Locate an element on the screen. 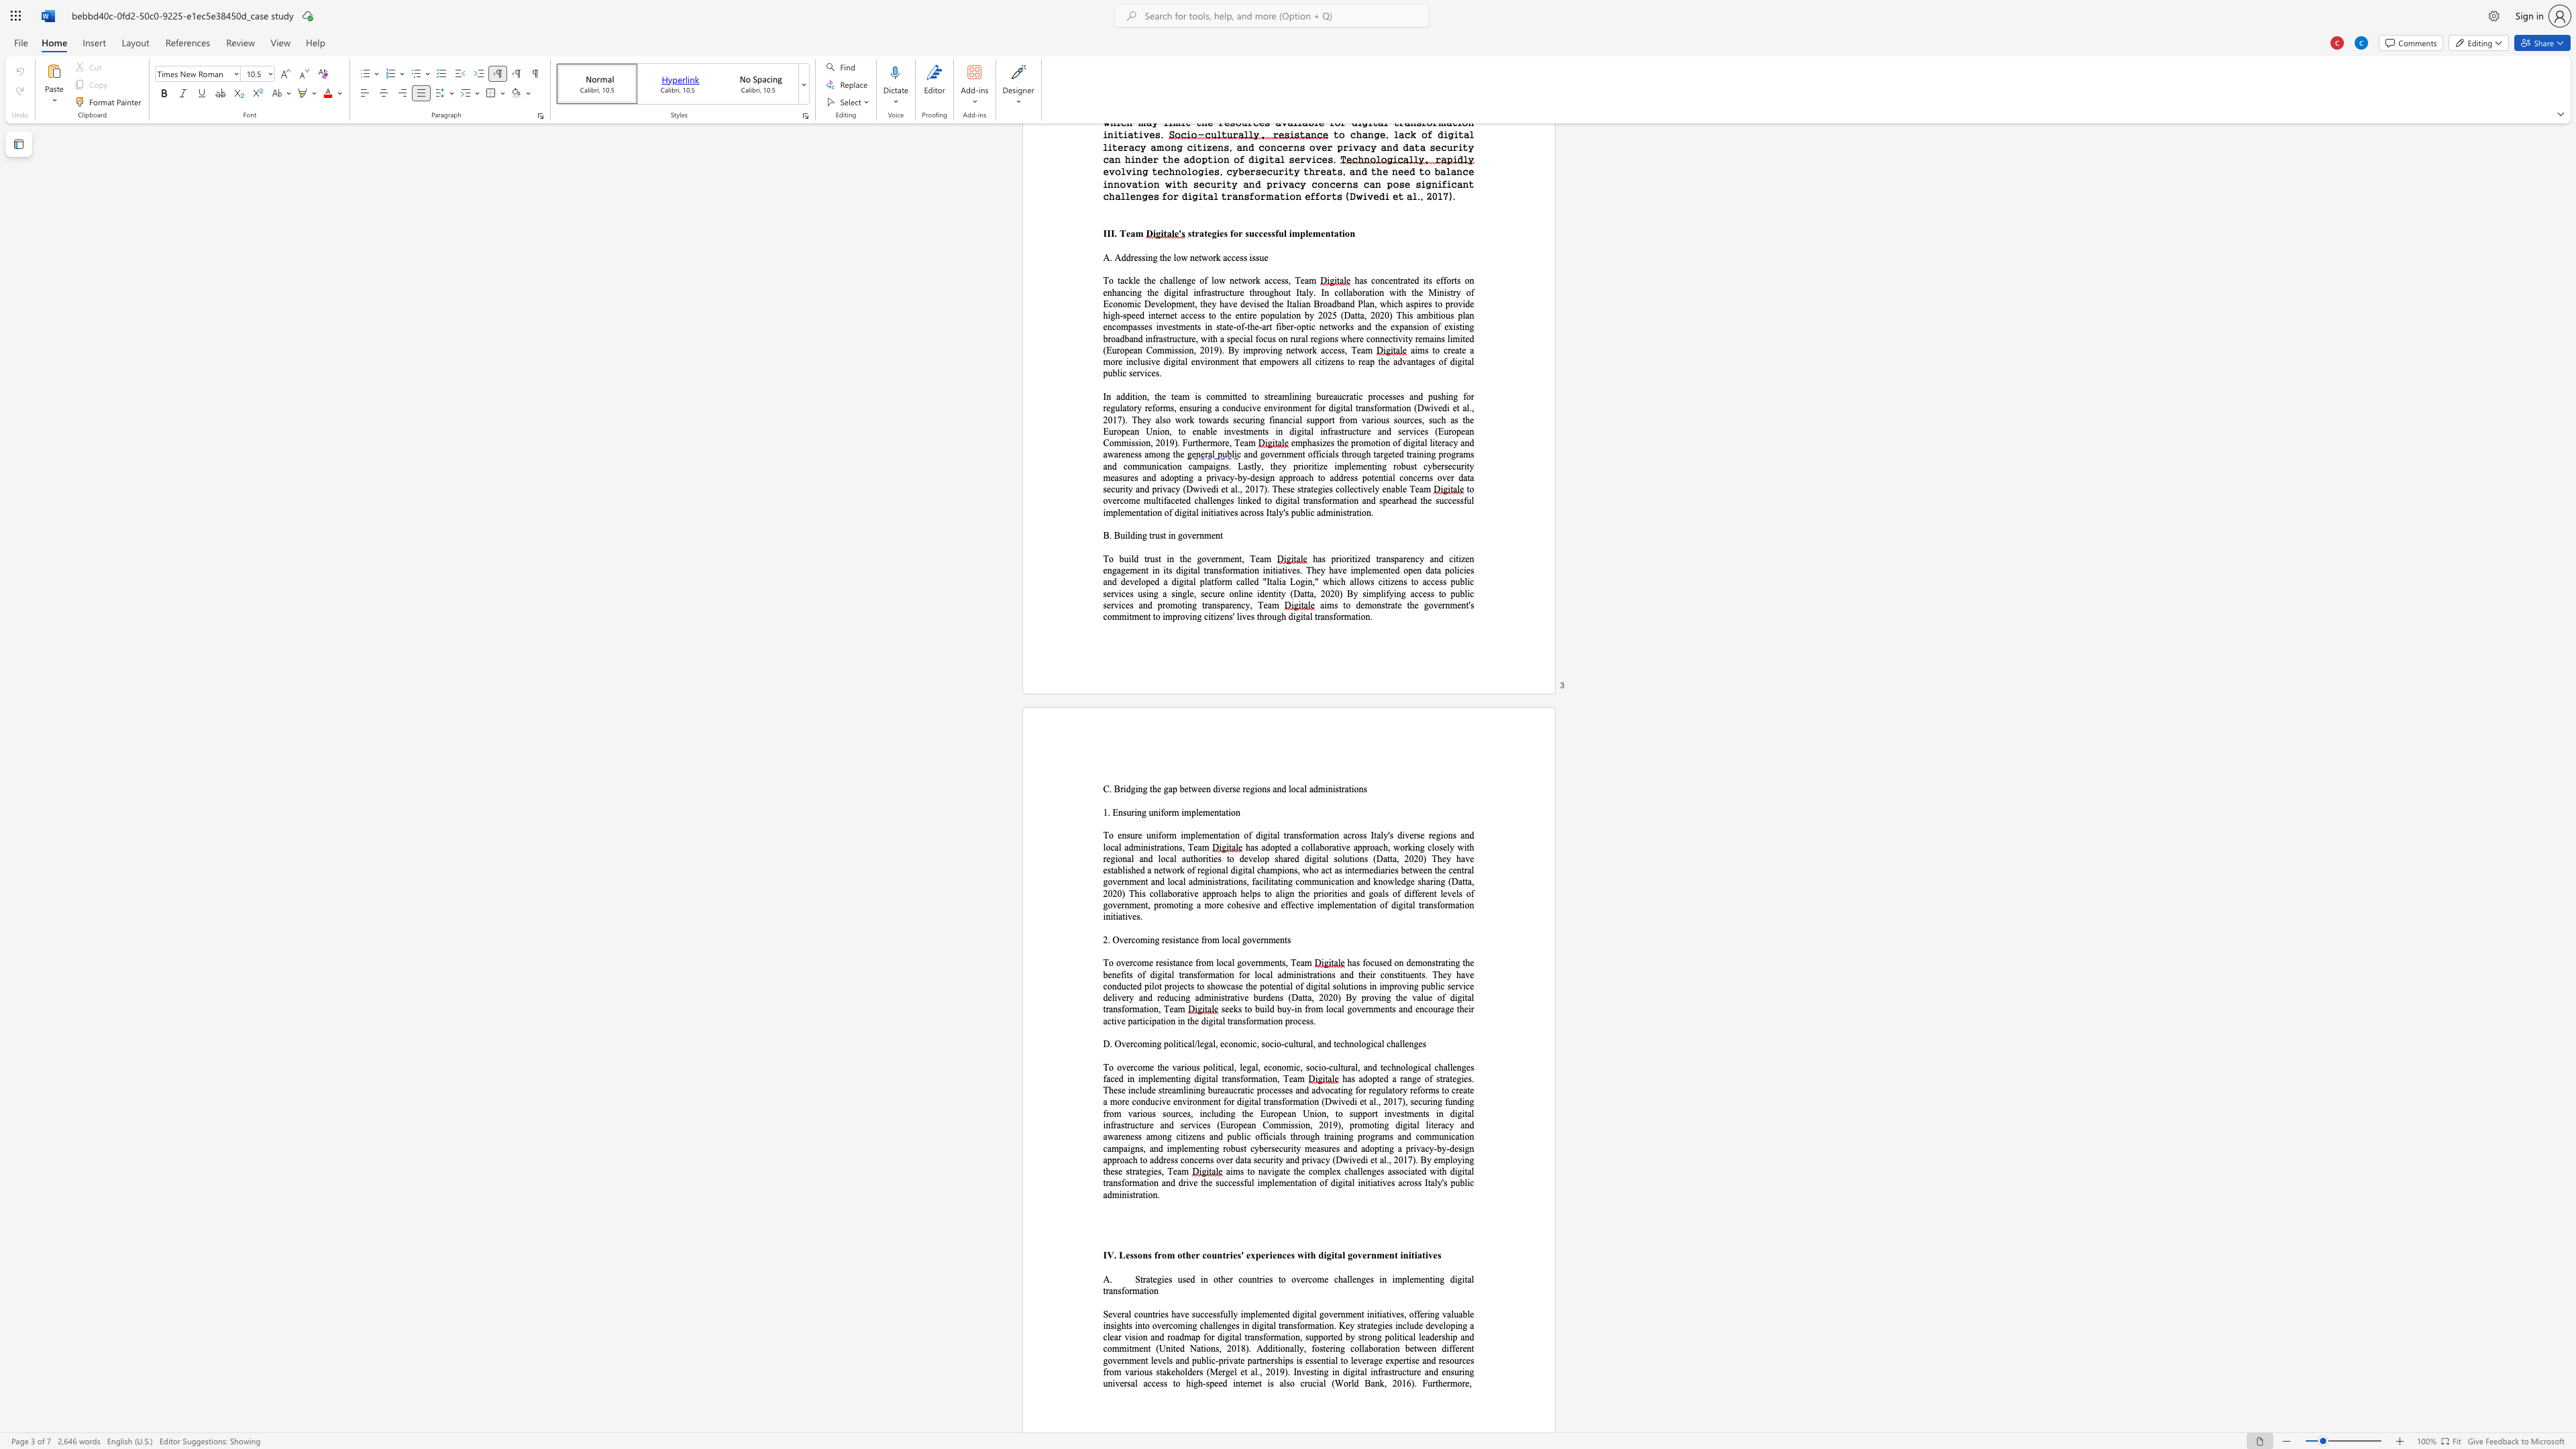  the 2th character "o" in the text is located at coordinates (1163, 1254).